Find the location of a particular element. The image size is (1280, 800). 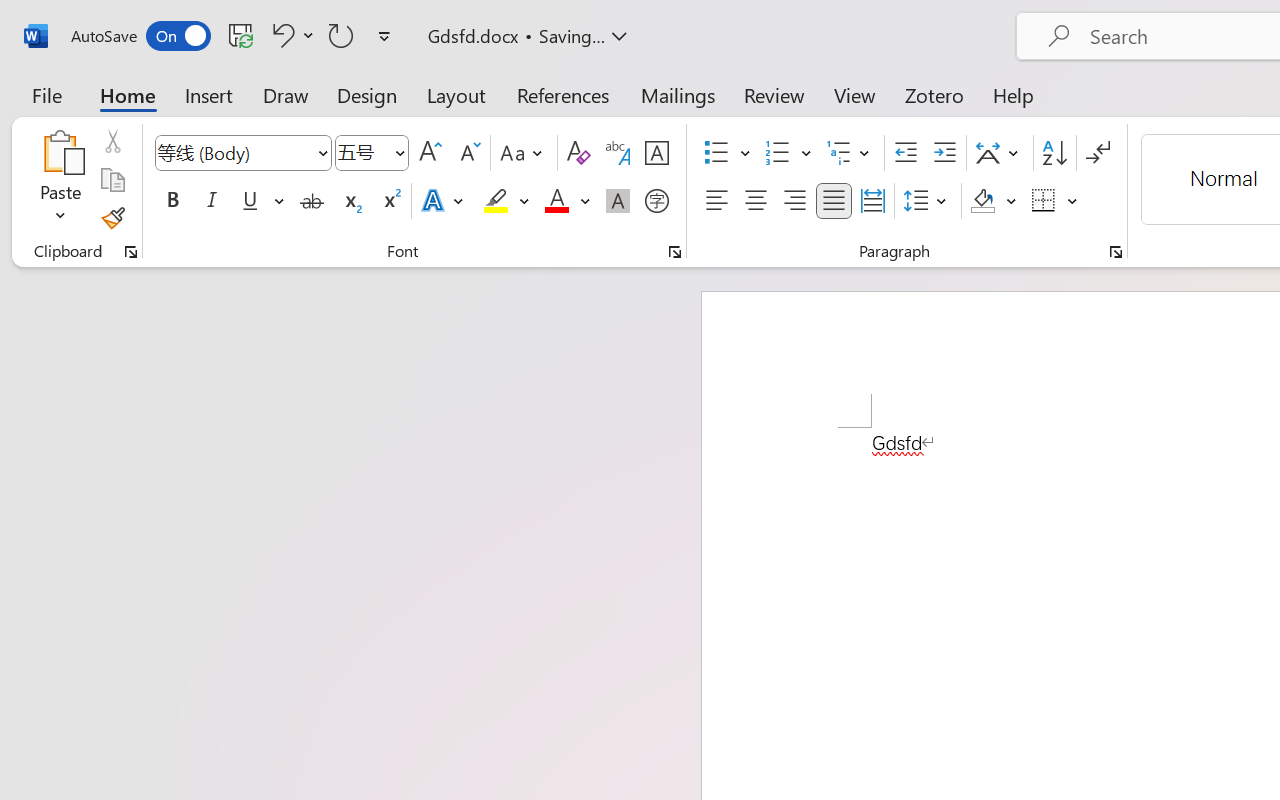

'Shading' is located at coordinates (993, 201).